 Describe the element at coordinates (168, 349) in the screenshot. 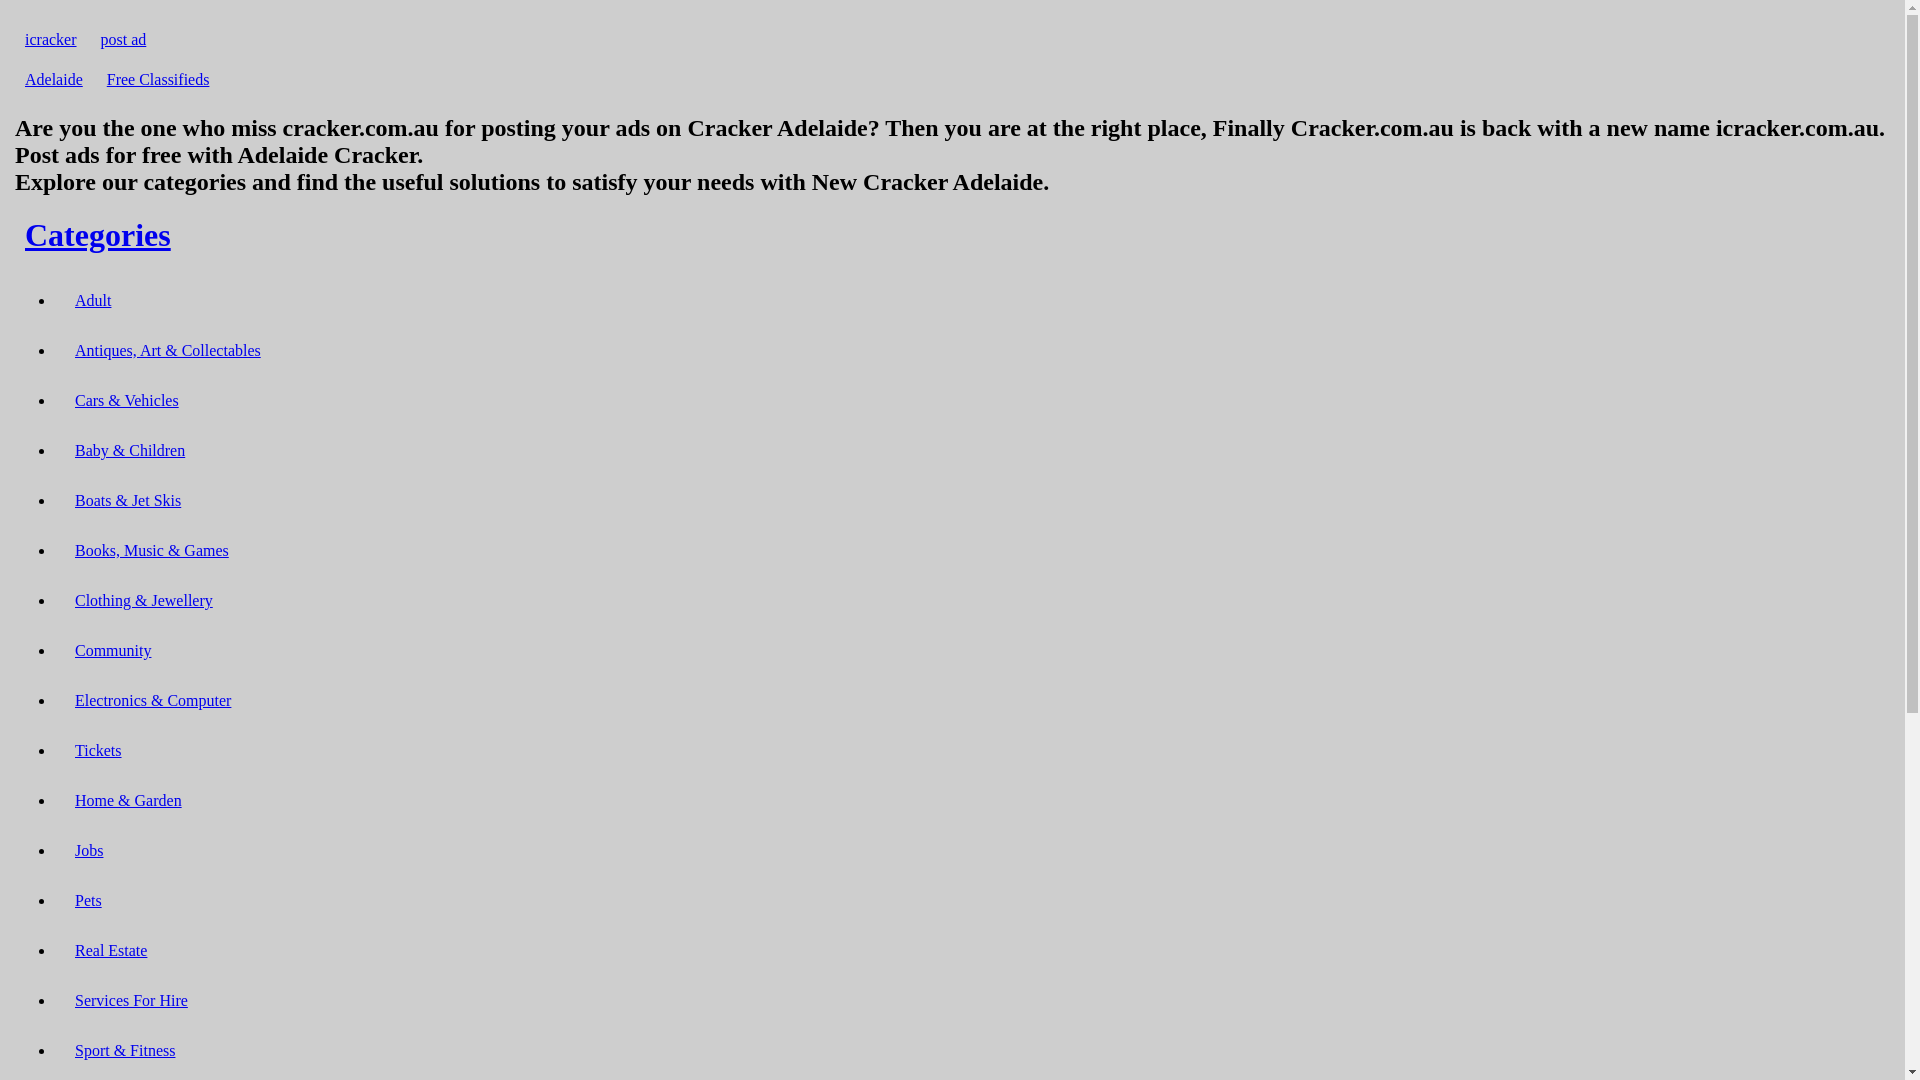

I see `'Antiques, Art & Collectables'` at that location.